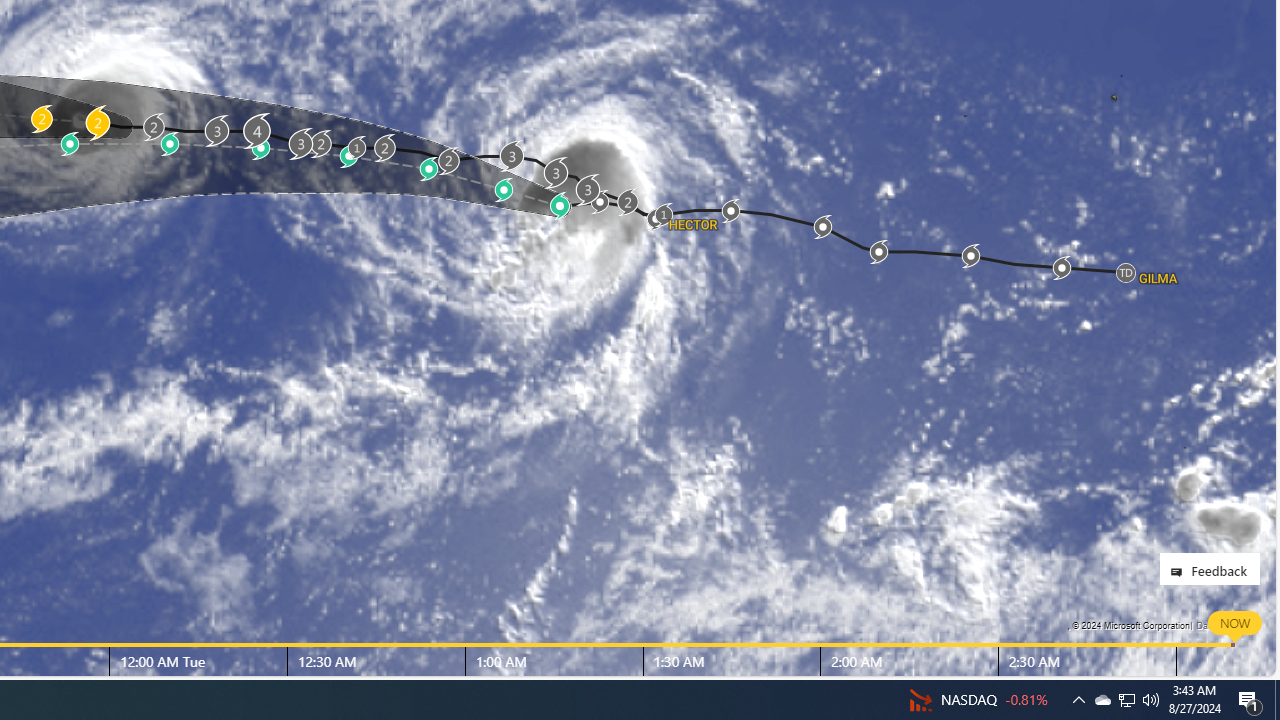  Describe the element at coordinates (1180, 572) in the screenshot. I see `'Class: feedback_link_icon-DS-EntryPoint1-1'` at that location.